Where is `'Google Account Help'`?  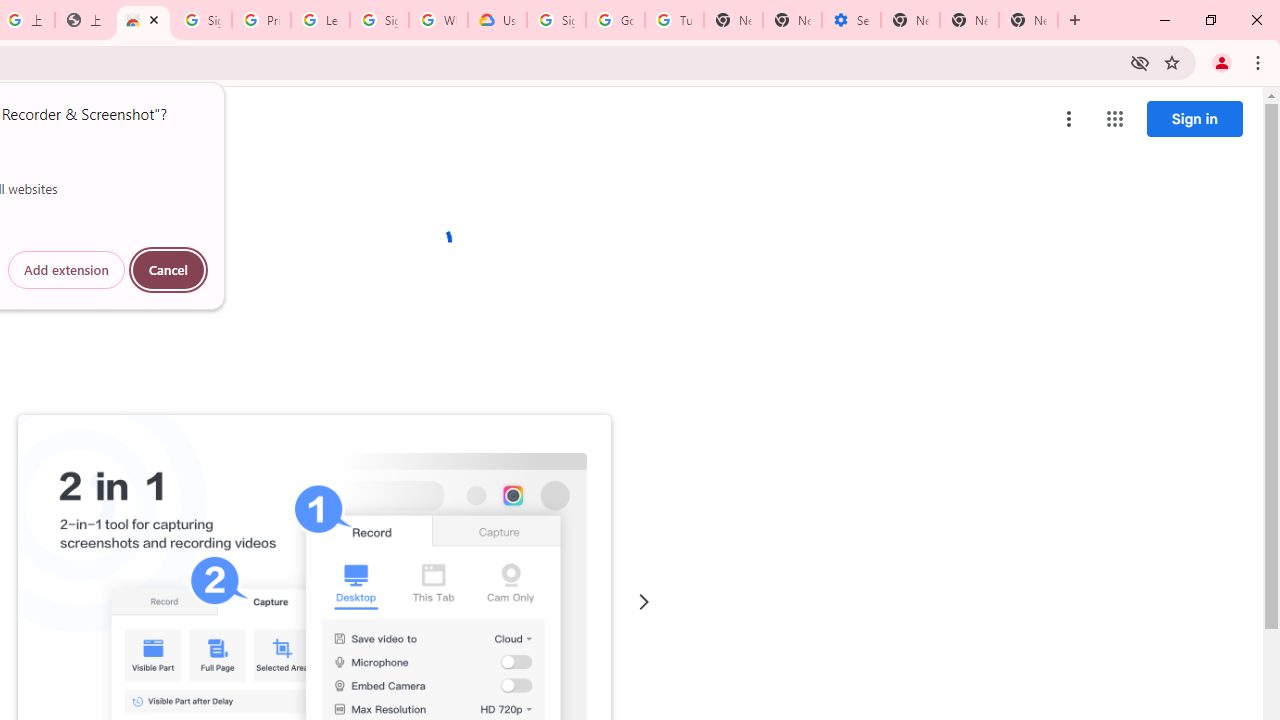
'Google Account Help' is located at coordinates (614, 20).